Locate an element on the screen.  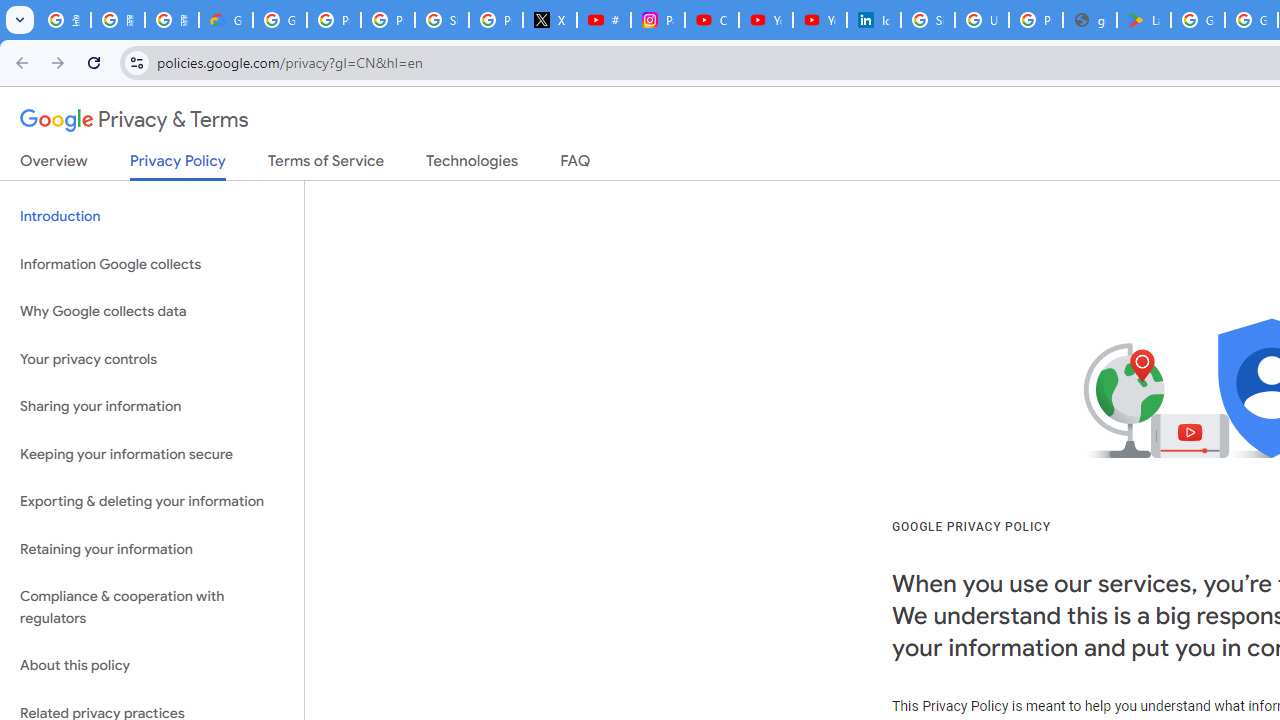
'Compliance & cooperation with regulators' is located at coordinates (151, 607).